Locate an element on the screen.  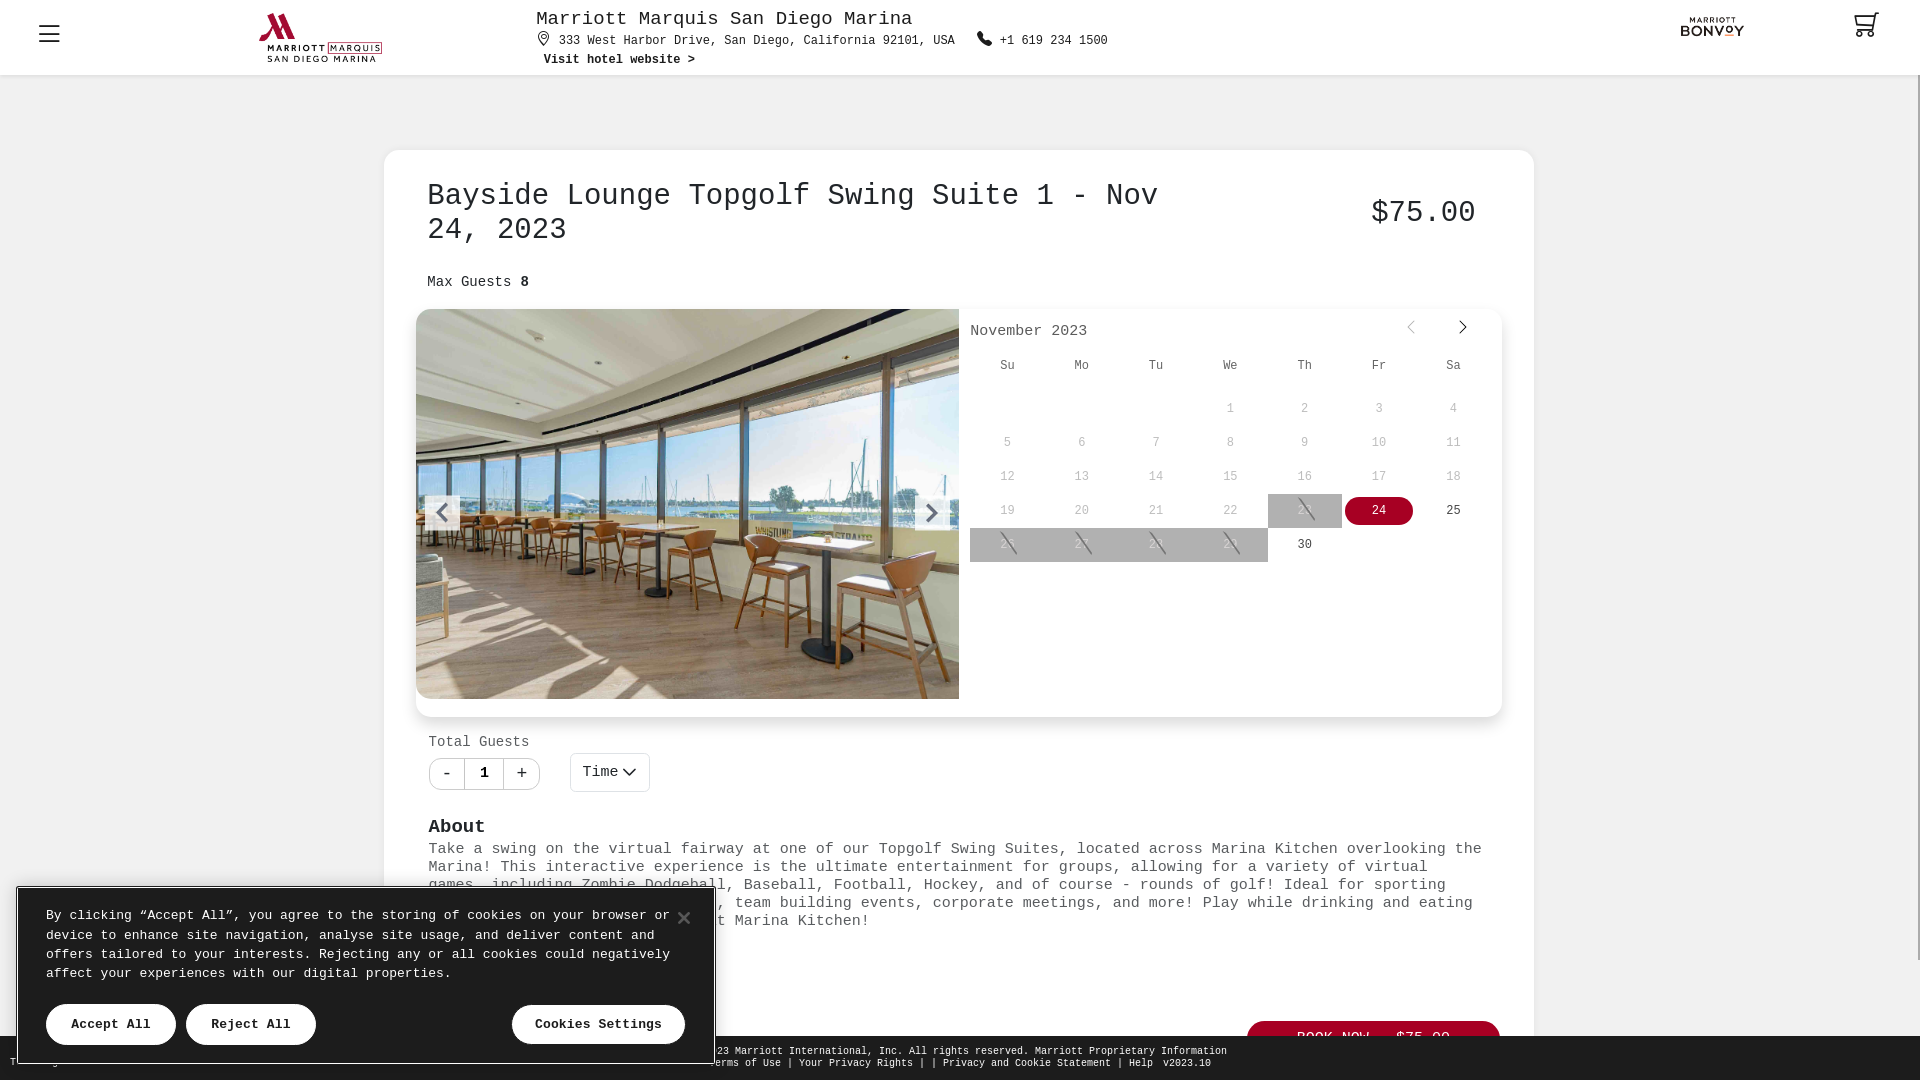
'Visit hotel website >' is located at coordinates (543, 59).